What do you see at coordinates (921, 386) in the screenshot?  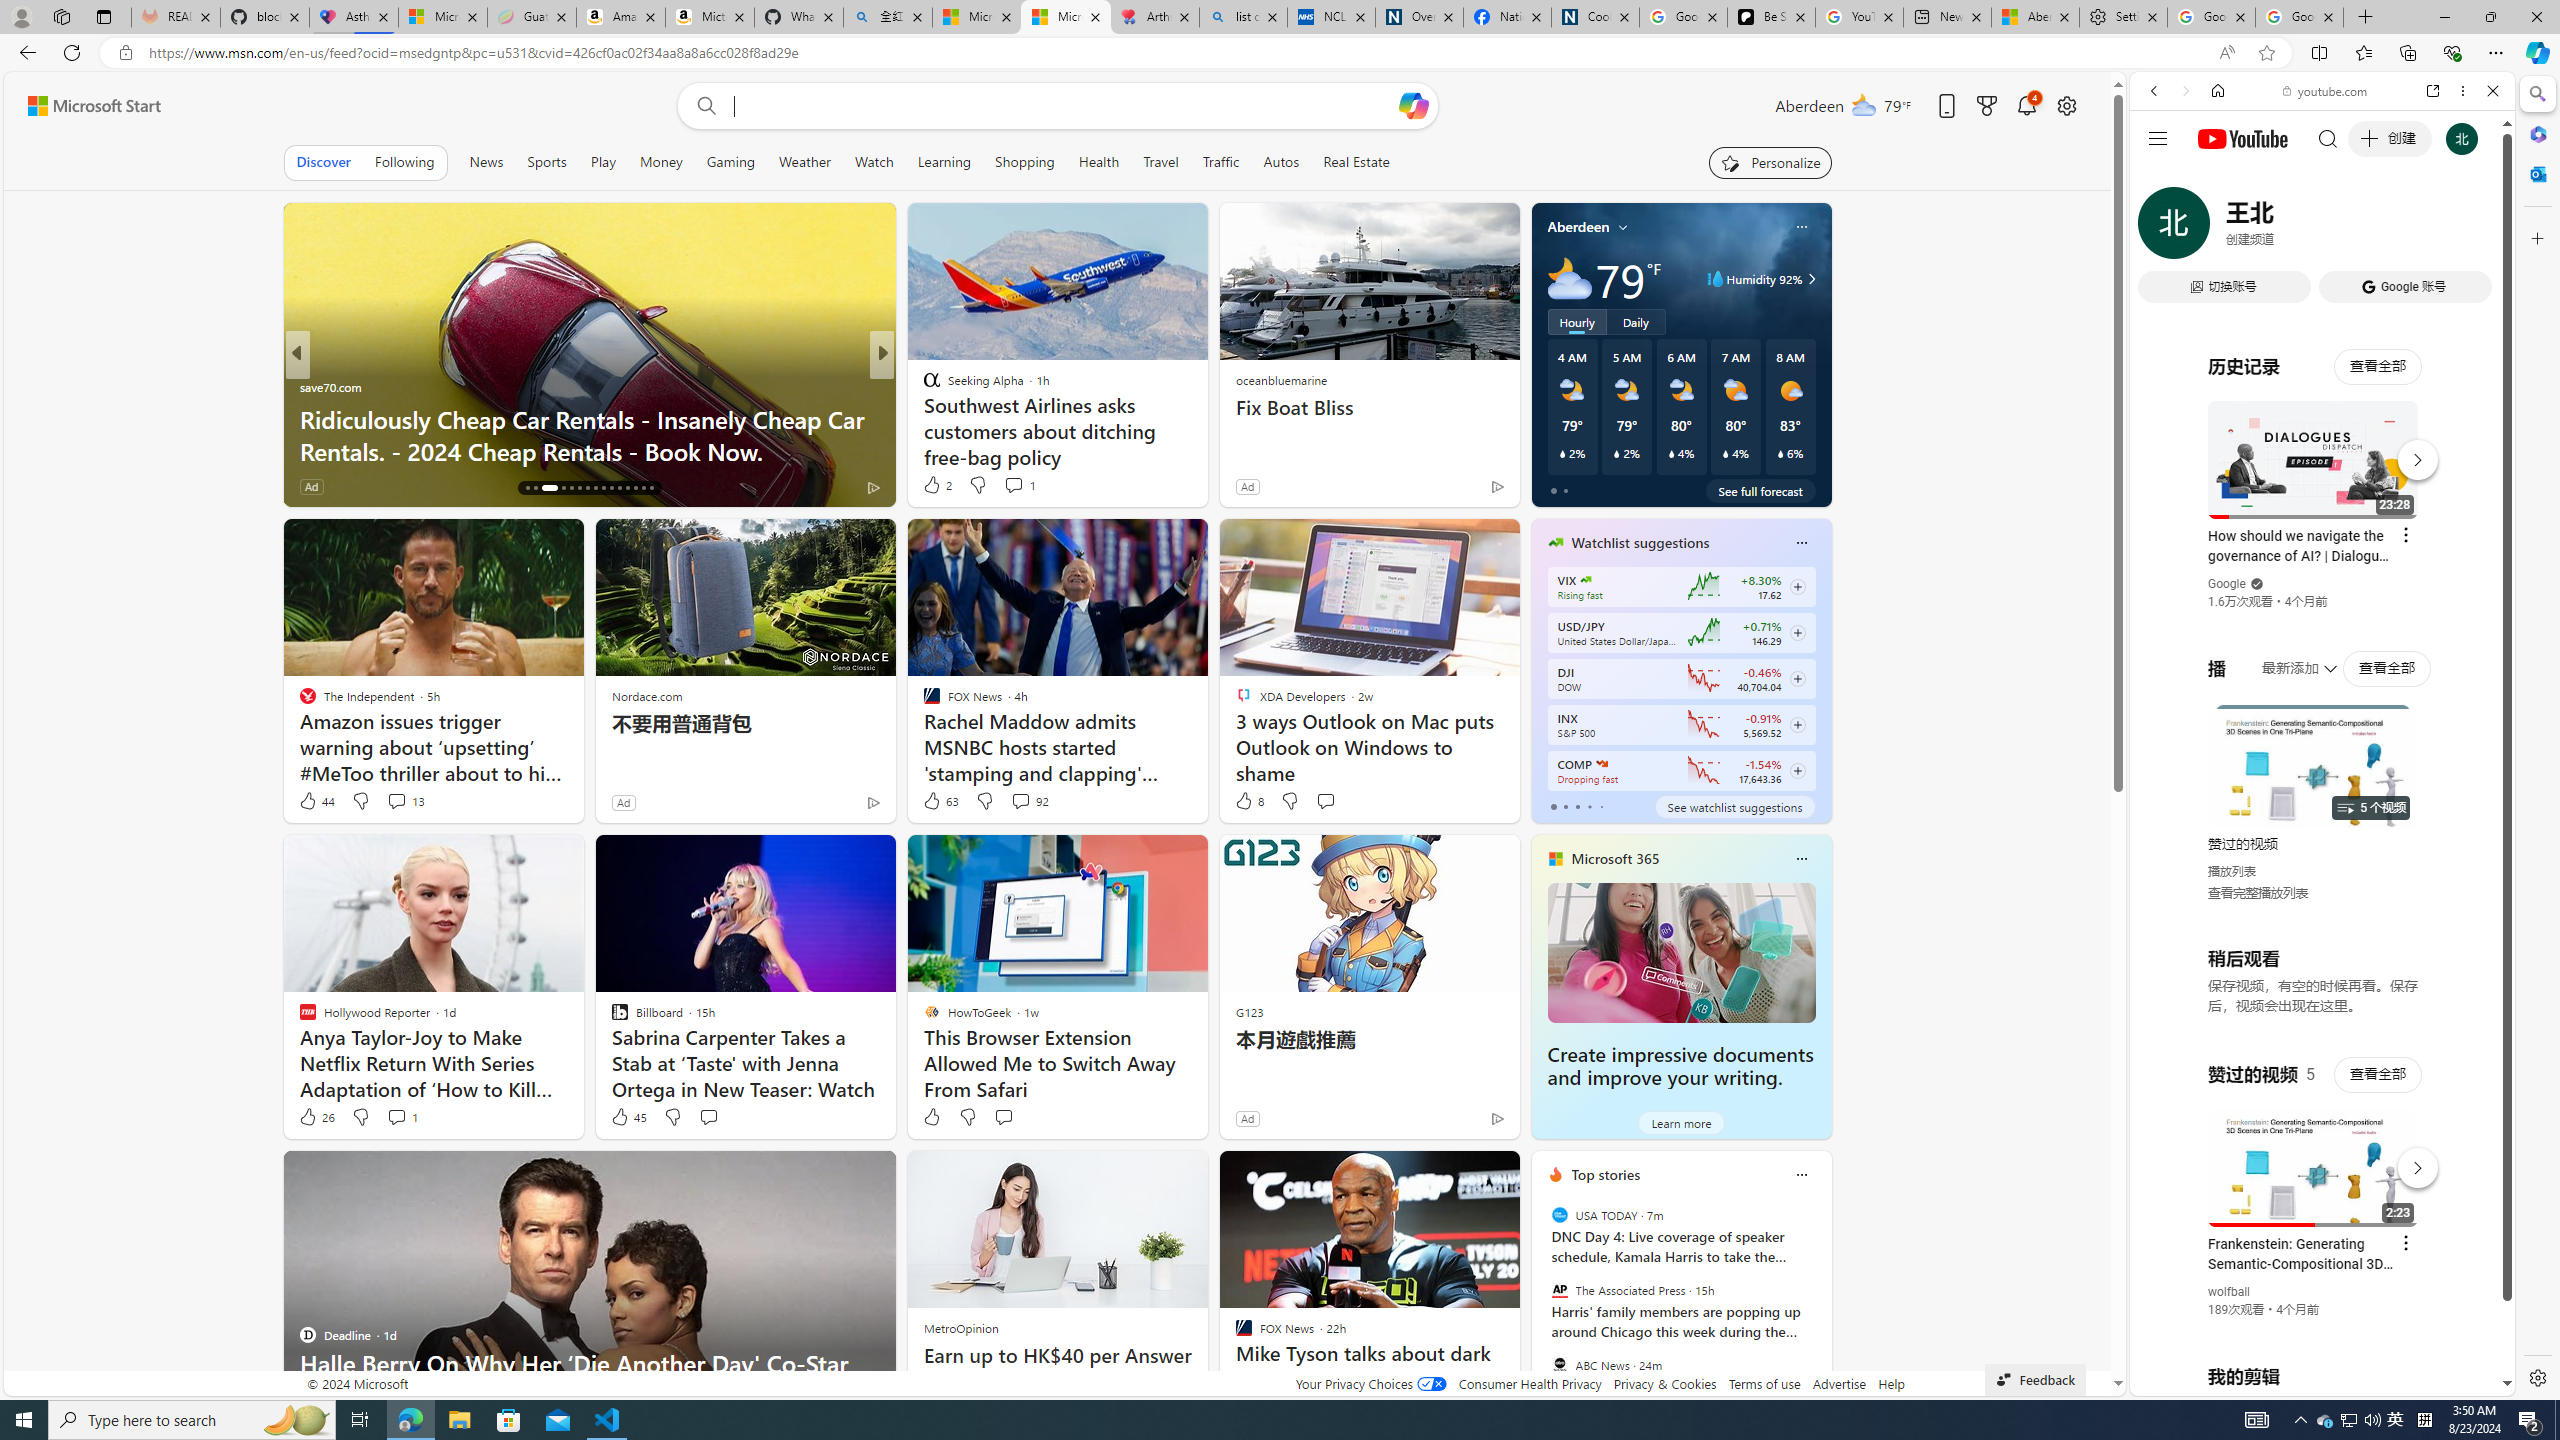 I see `'Inverse'` at bounding box center [921, 386].